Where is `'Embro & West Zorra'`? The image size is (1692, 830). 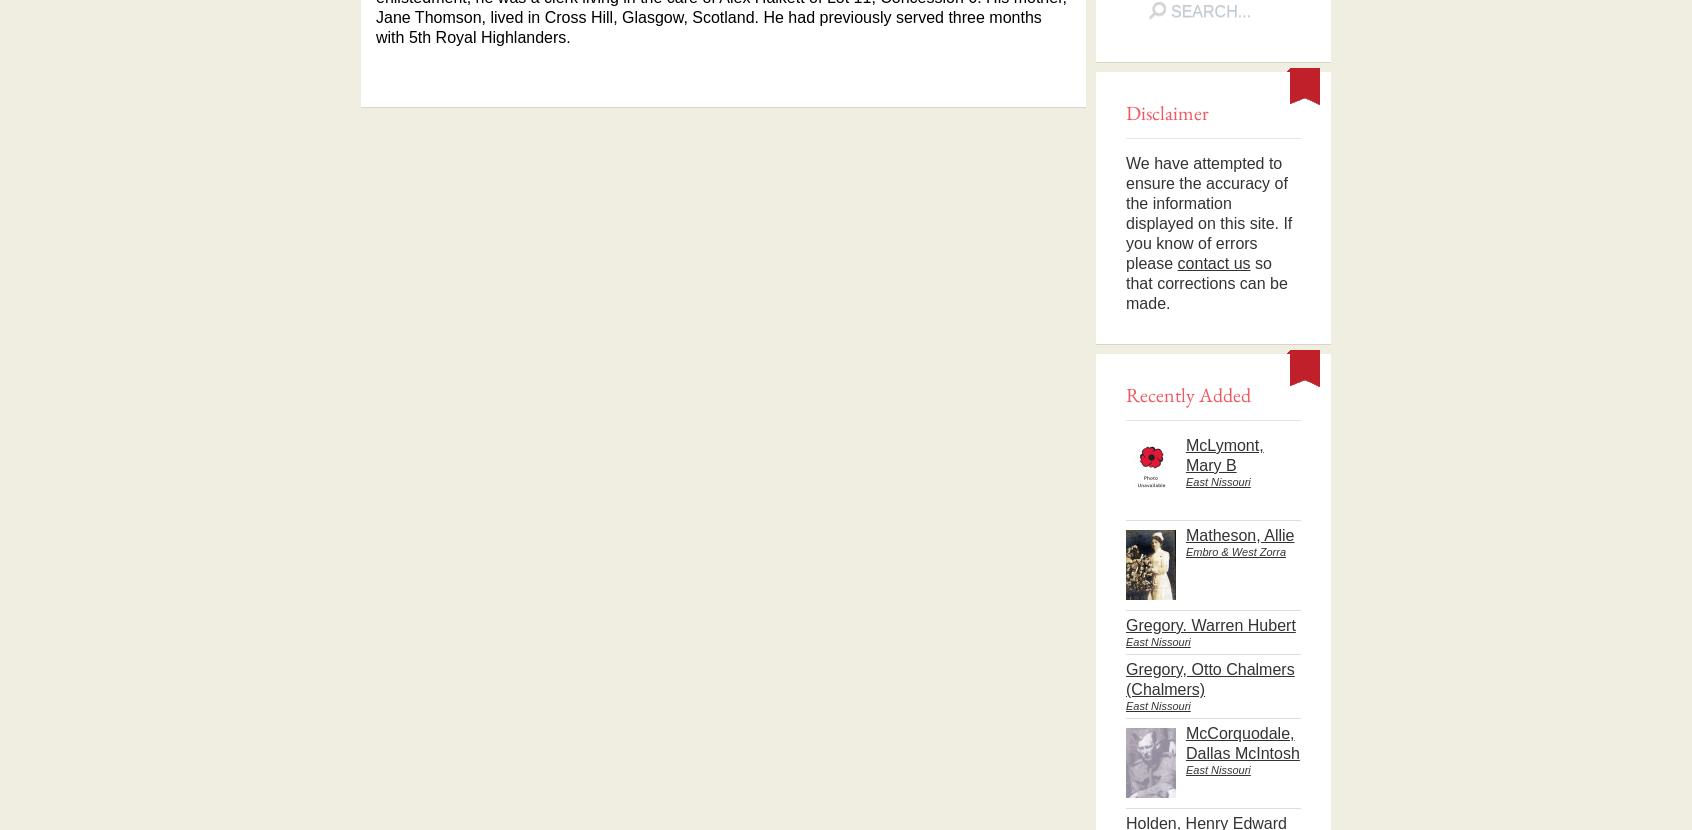 'Embro & West Zorra' is located at coordinates (1184, 551).